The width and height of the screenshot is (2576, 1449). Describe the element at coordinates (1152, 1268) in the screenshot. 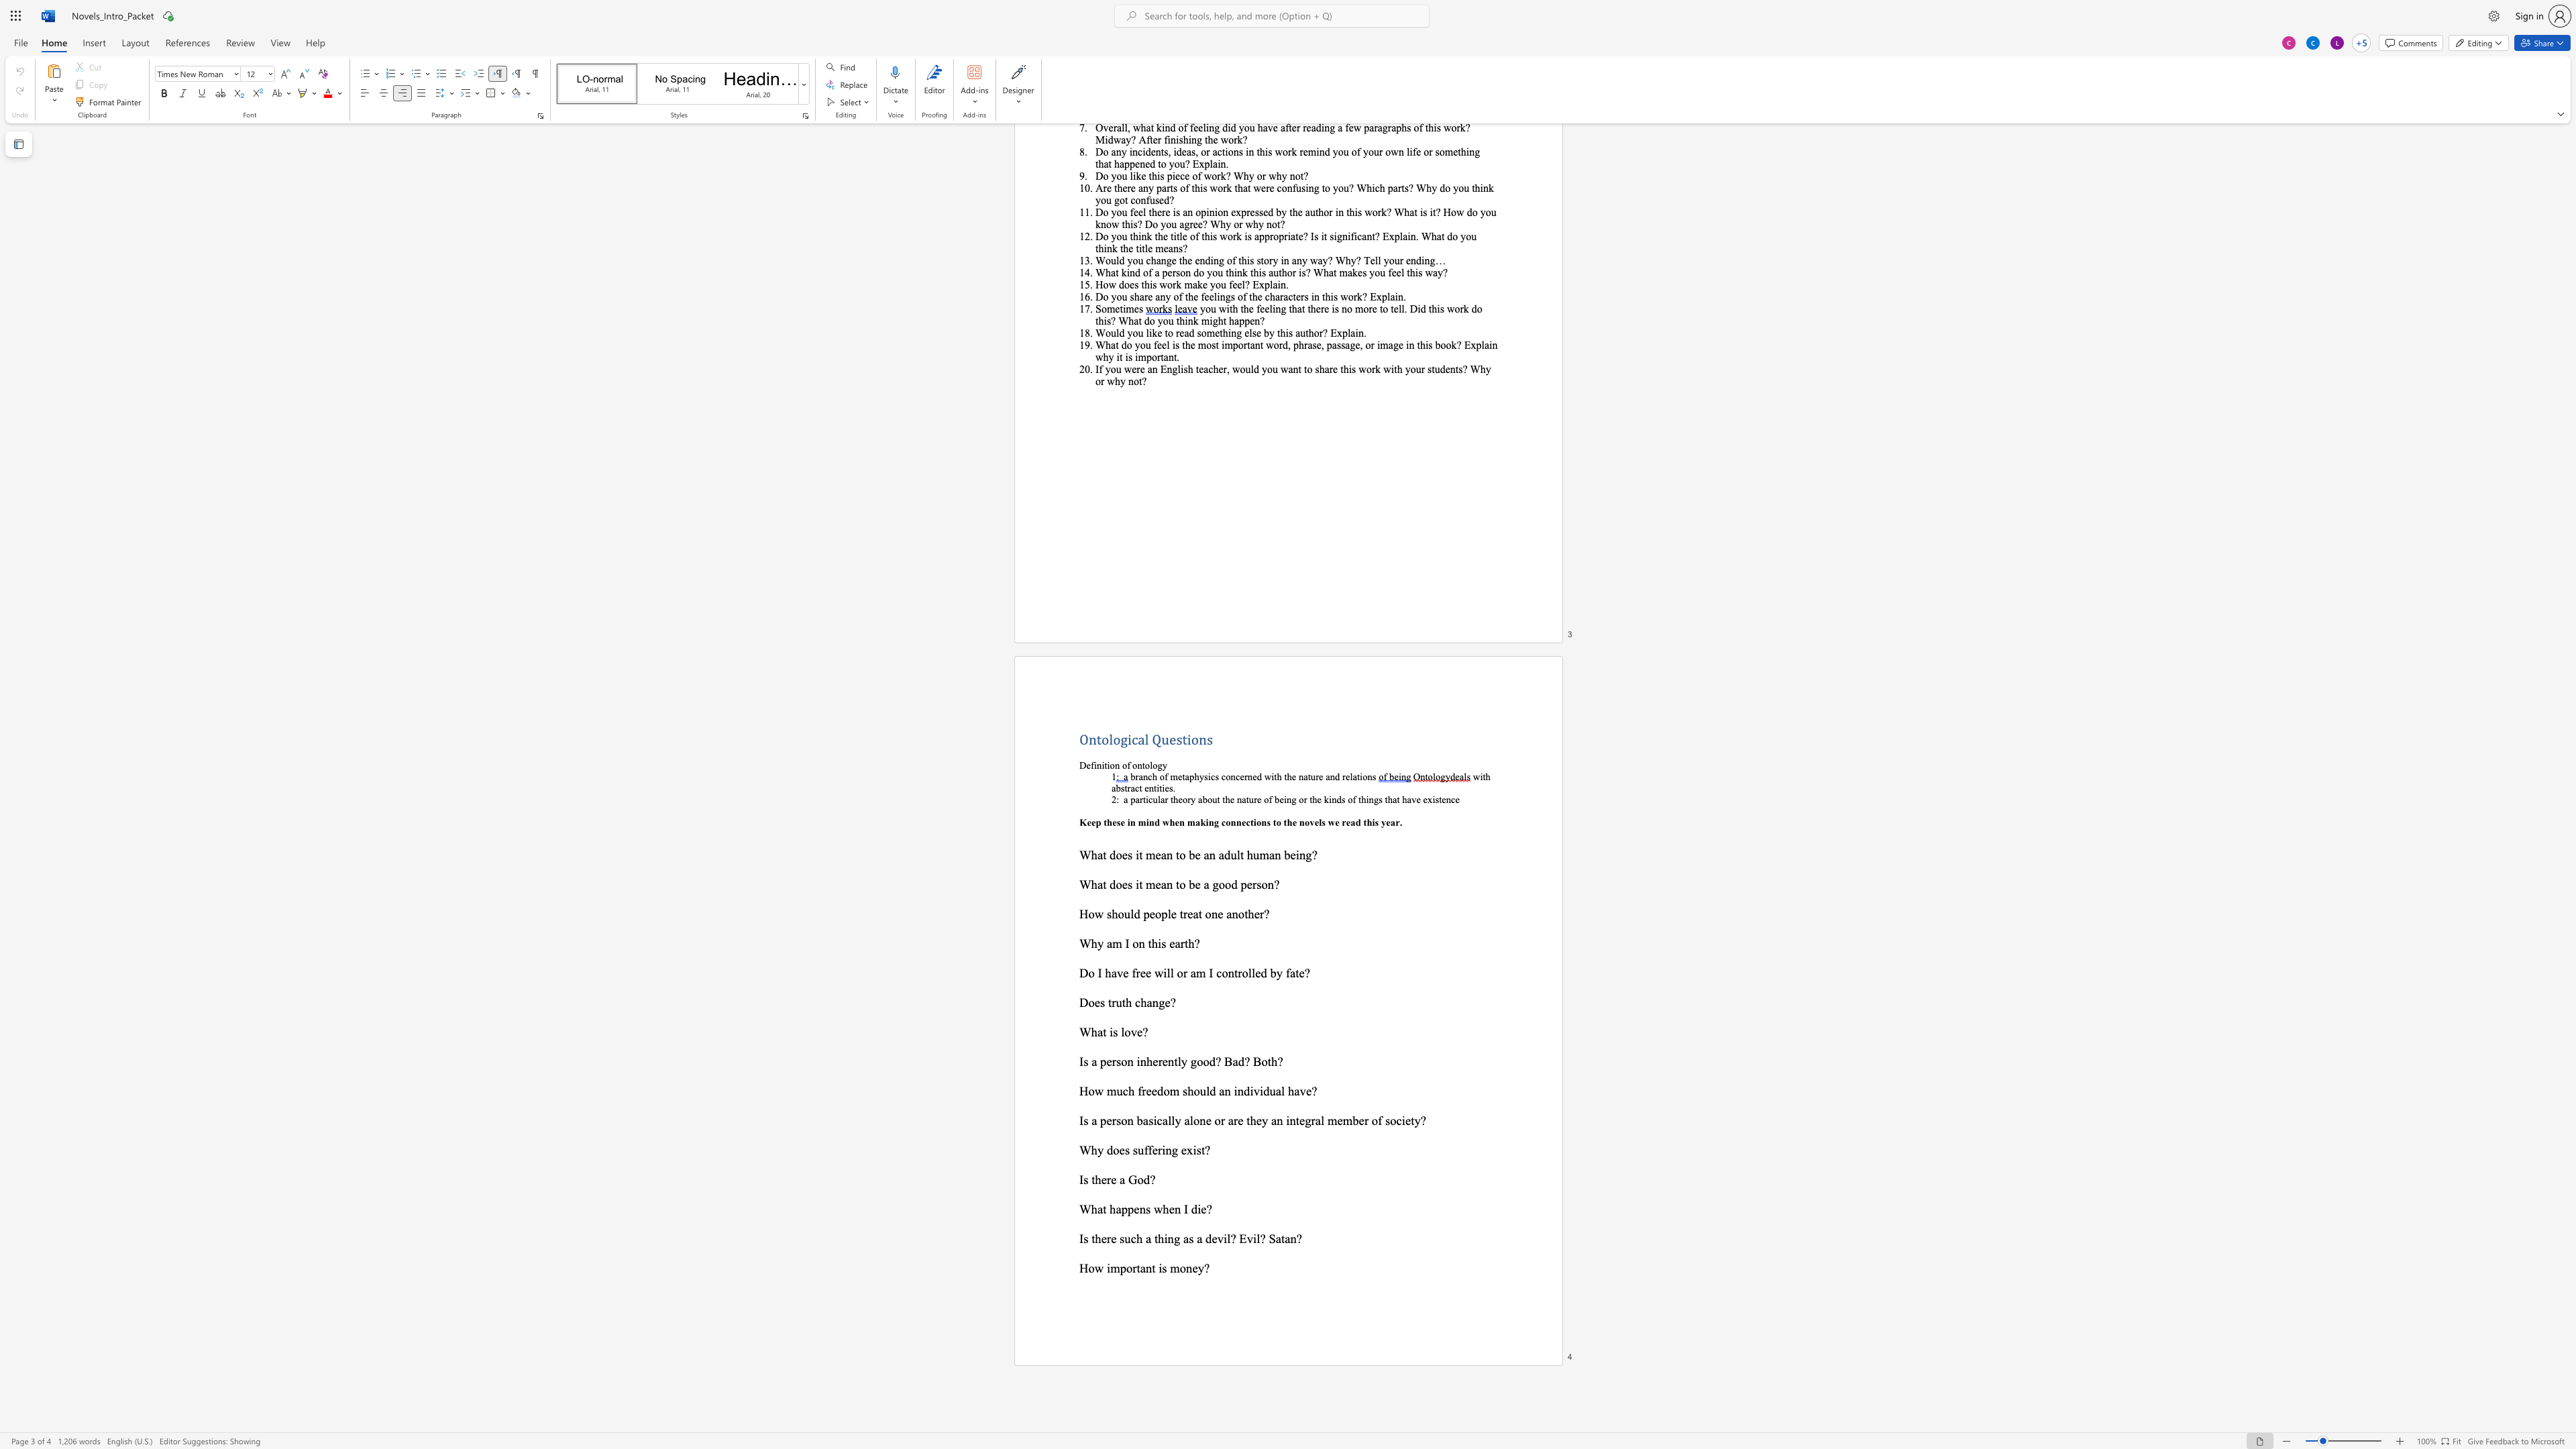

I see `the 2th character "t" in the text` at that location.